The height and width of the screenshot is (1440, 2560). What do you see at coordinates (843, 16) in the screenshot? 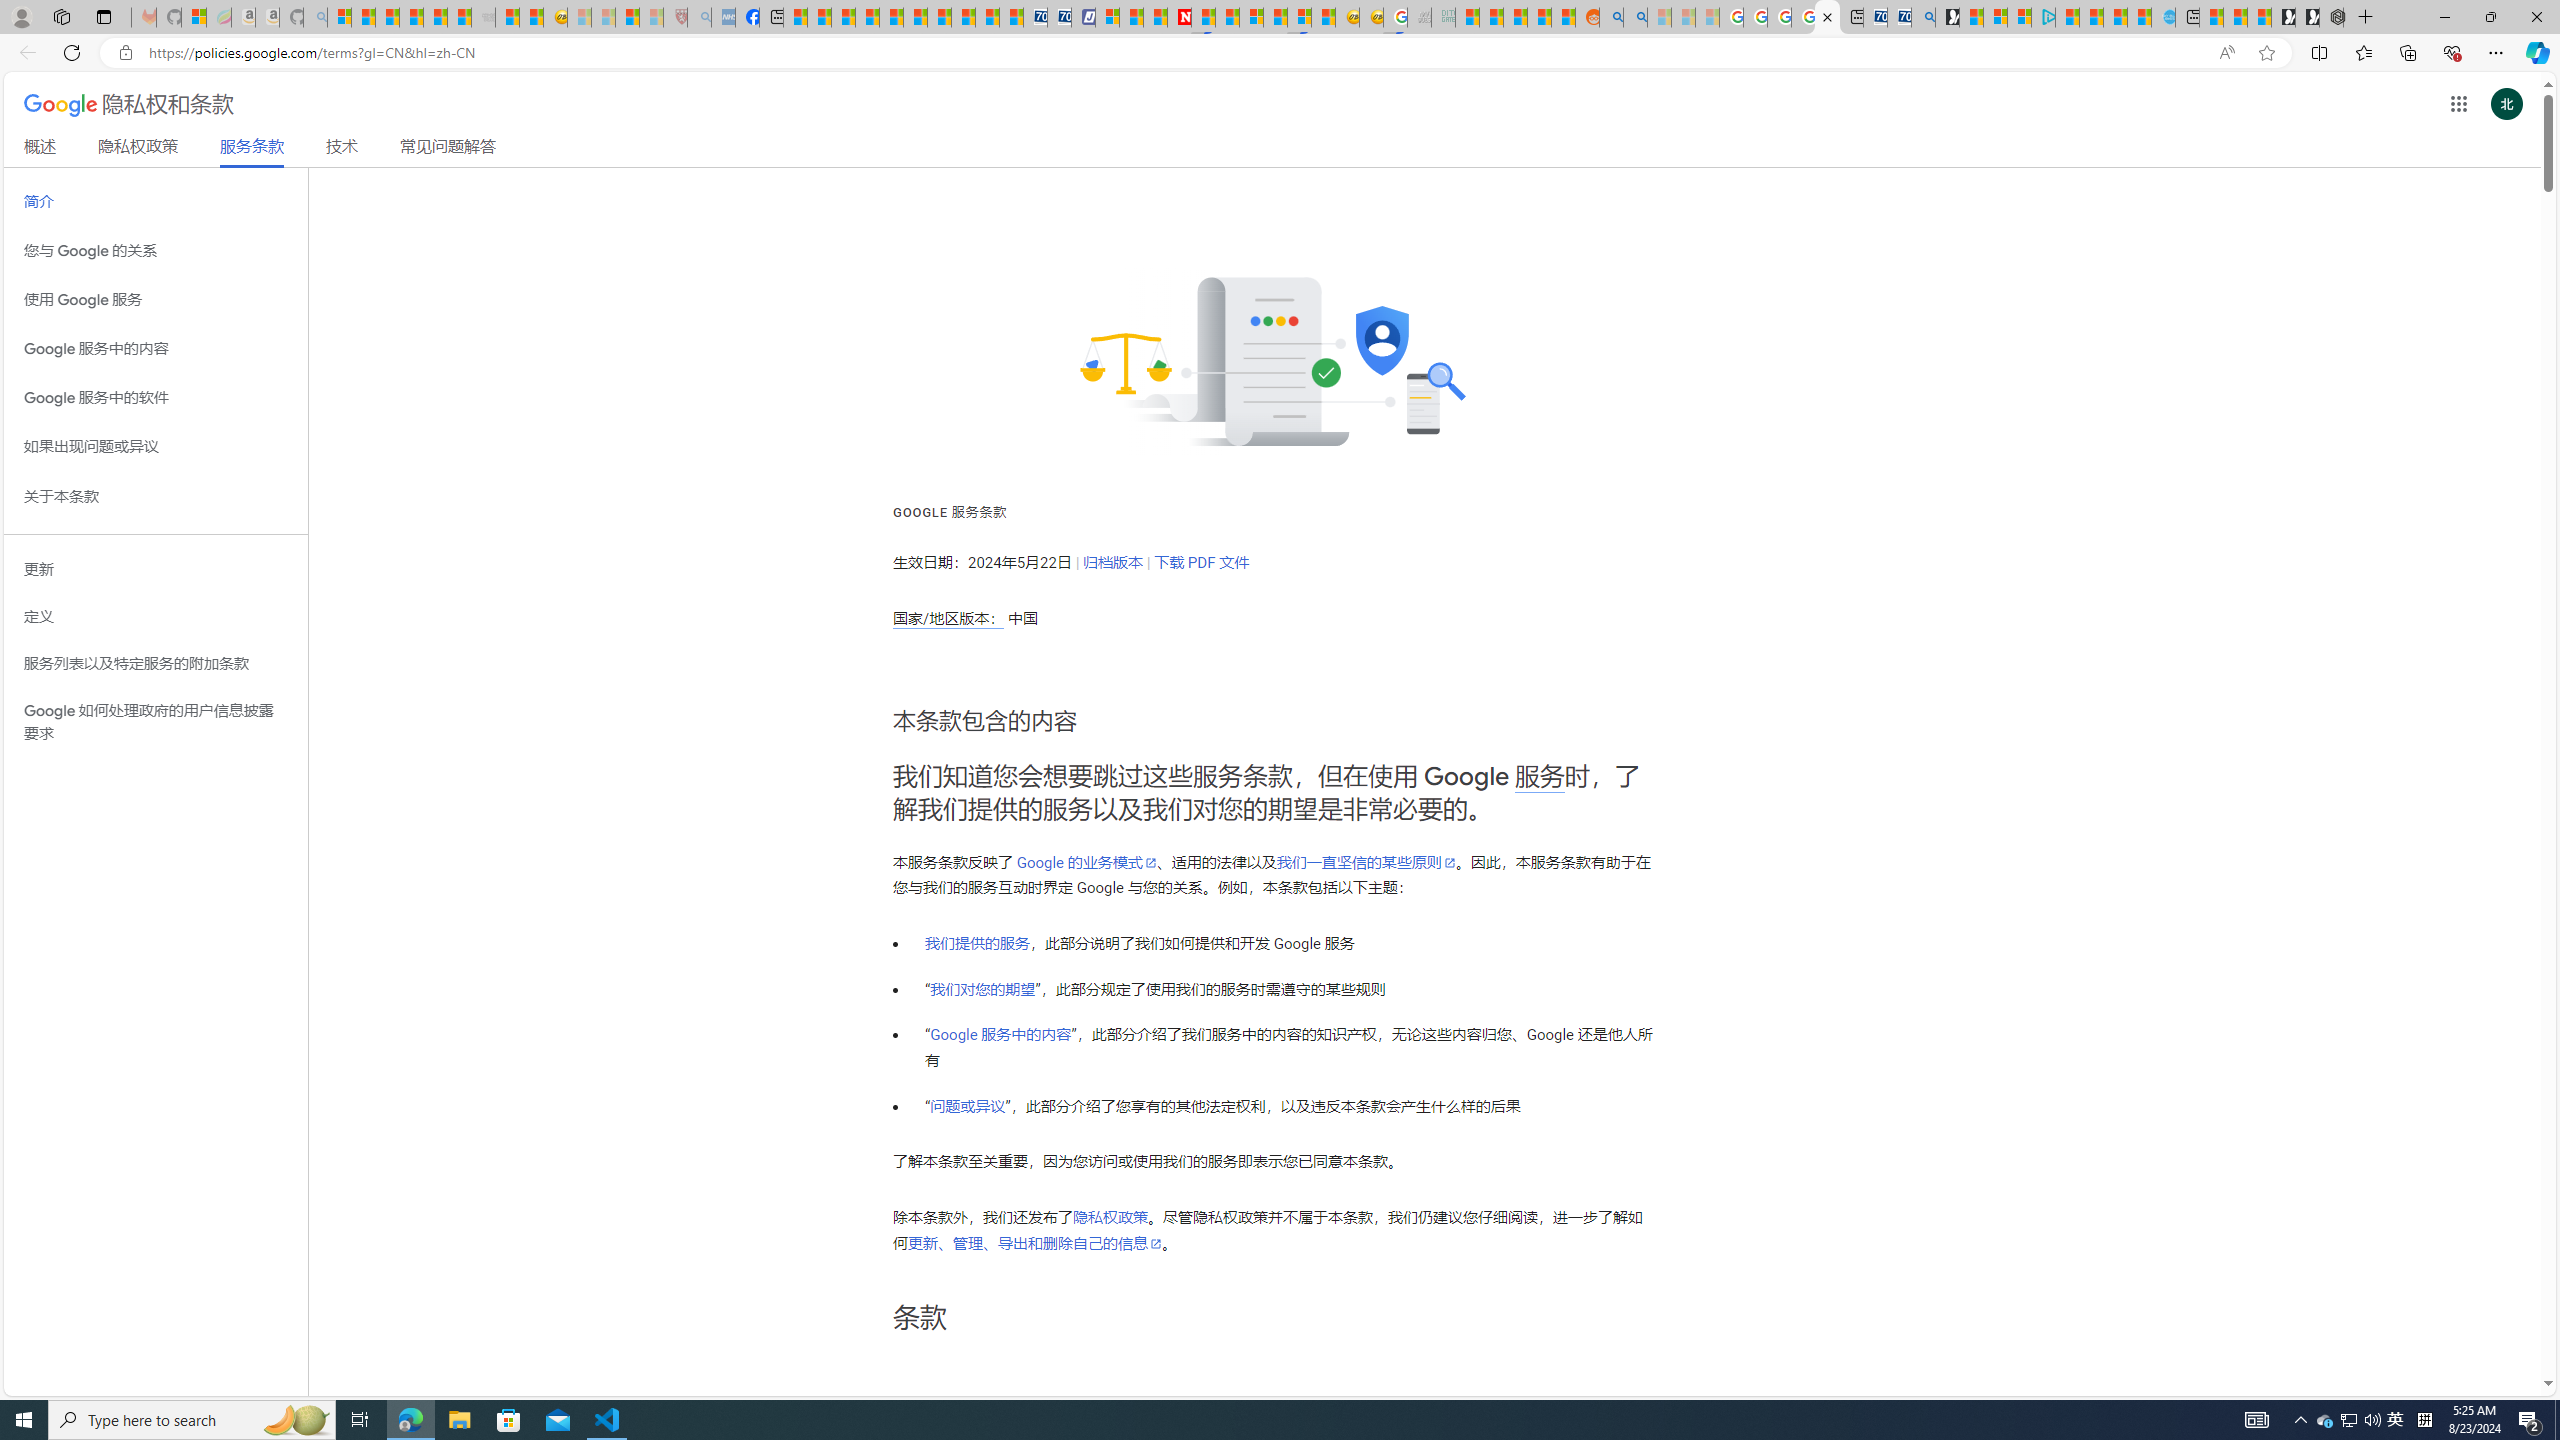
I see `'World - MSN'` at bounding box center [843, 16].